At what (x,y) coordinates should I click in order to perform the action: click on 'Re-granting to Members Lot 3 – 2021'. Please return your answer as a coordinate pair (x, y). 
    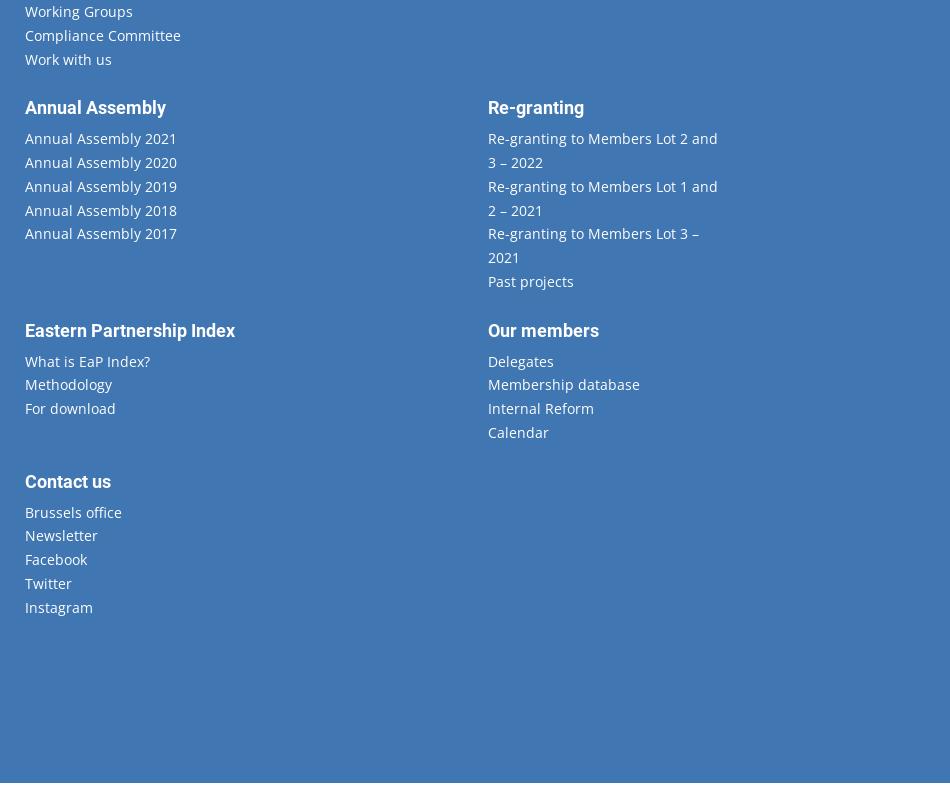
    Looking at the image, I should click on (592, 244).